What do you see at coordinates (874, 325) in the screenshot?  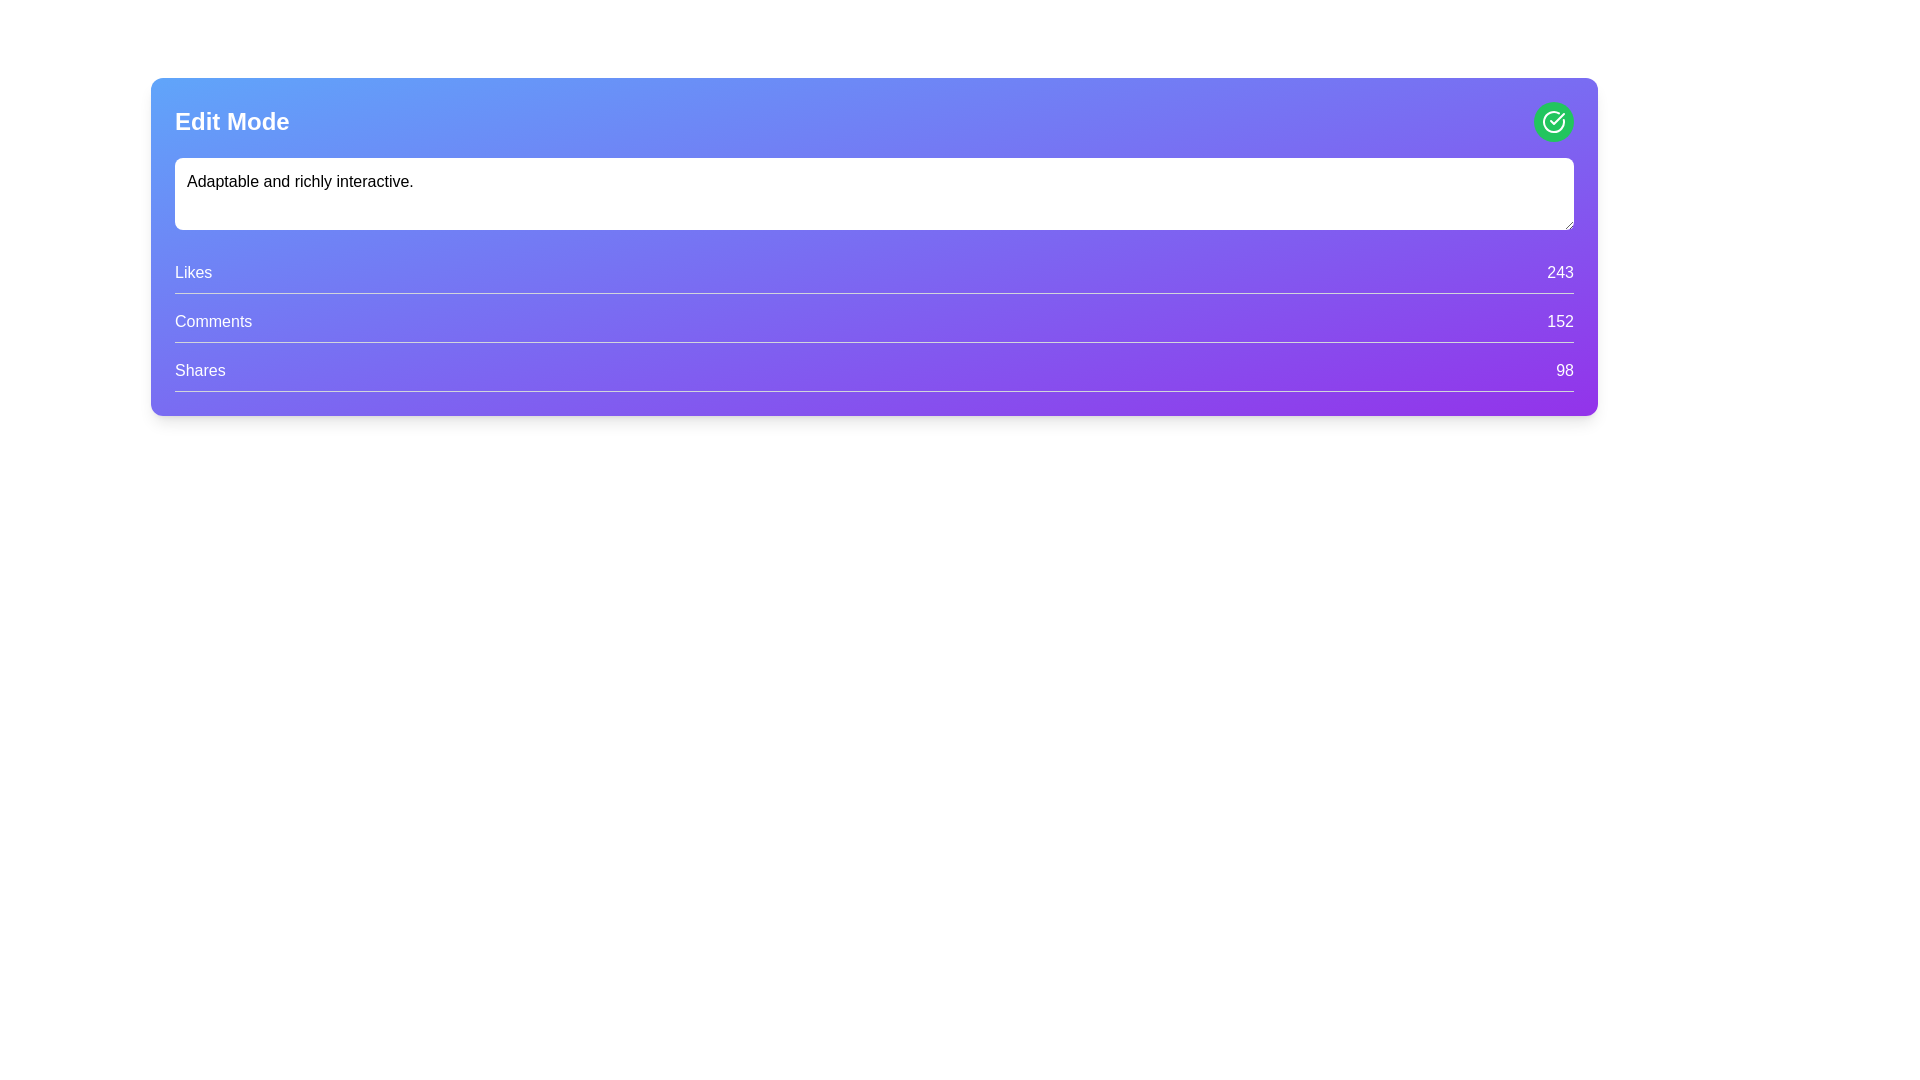 I see `the informational display section that shows the total number of comments, positioned between the 'Likes' and 'Shares' elements` at bounding box center [874, 325].